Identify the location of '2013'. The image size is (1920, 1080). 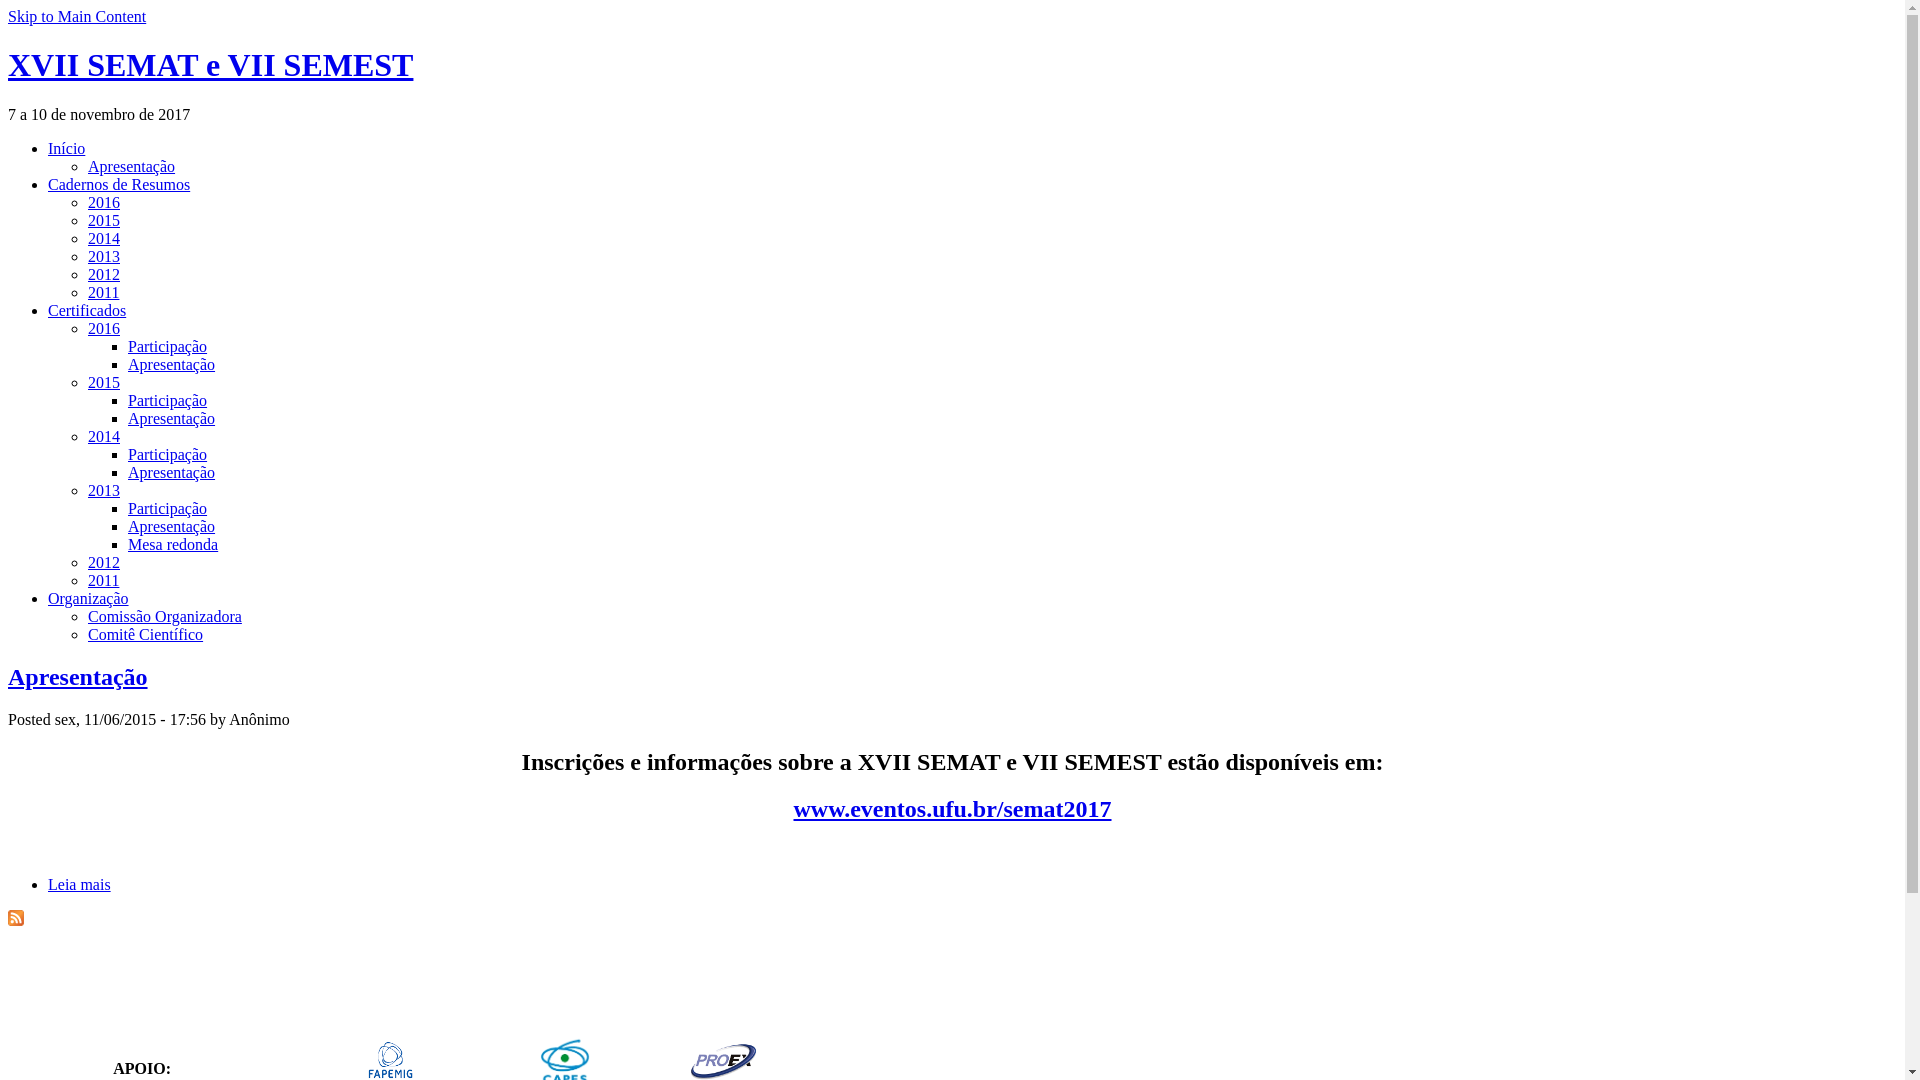
(103, 490).